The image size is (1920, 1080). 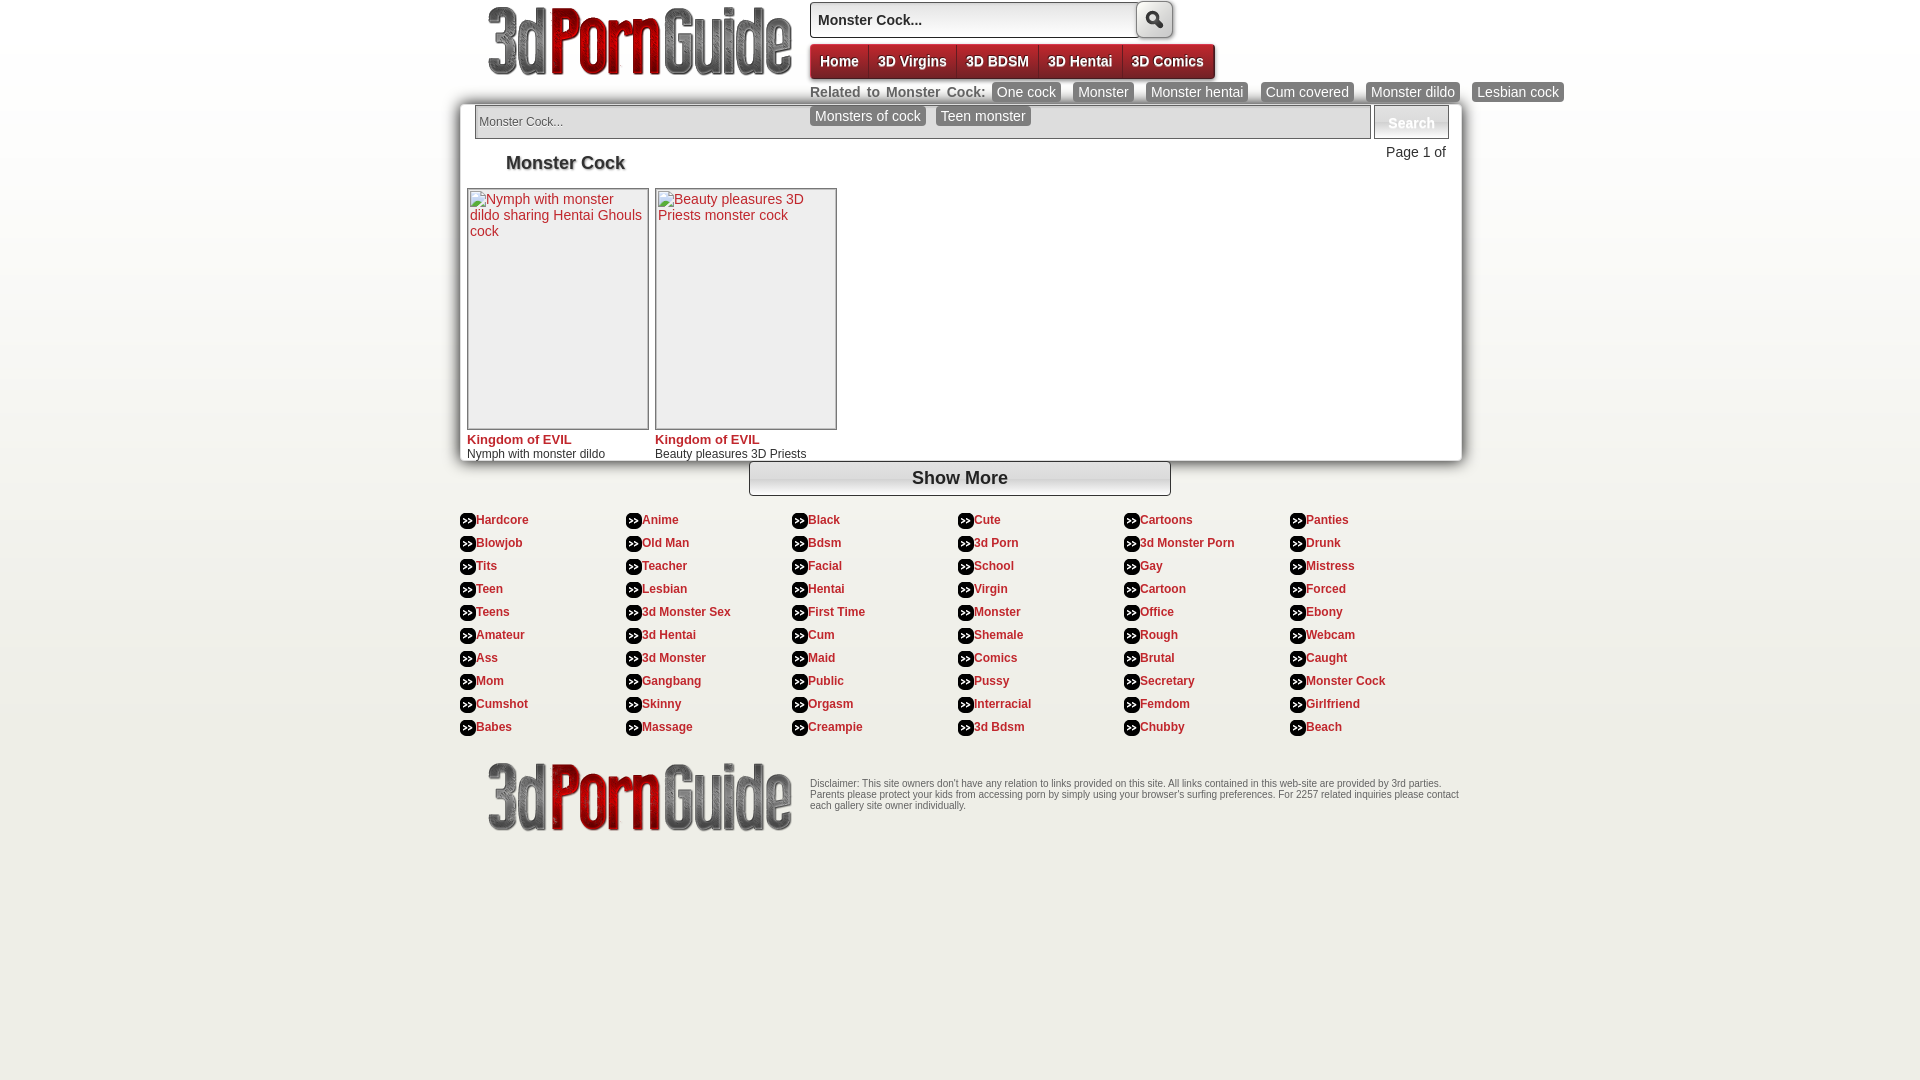 What do you see at coordinates (1327, 519) in the screenshot?
I see `'Panties'` at bounding box center [1327, 519].